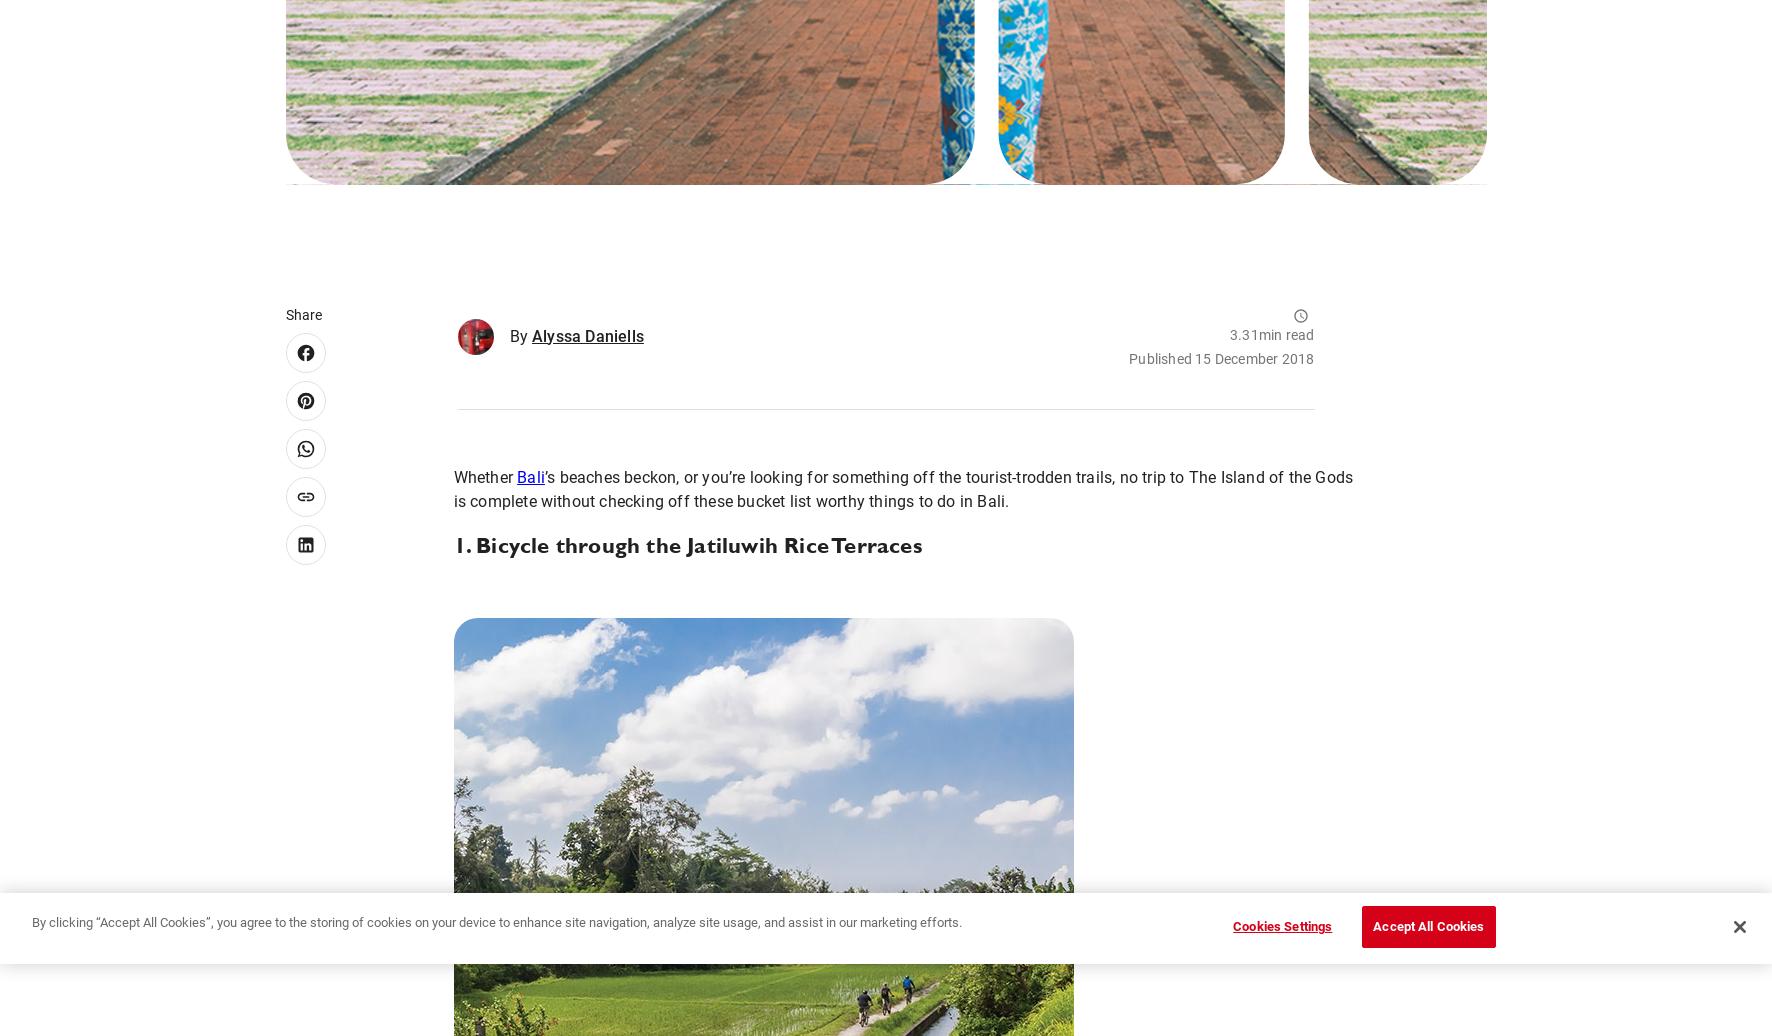 Image resolution: width=1772 pixels, height=1036 pixels. Describe the element at coordinates (302, 314) in the screenshot. I see `'Share'` at that location.